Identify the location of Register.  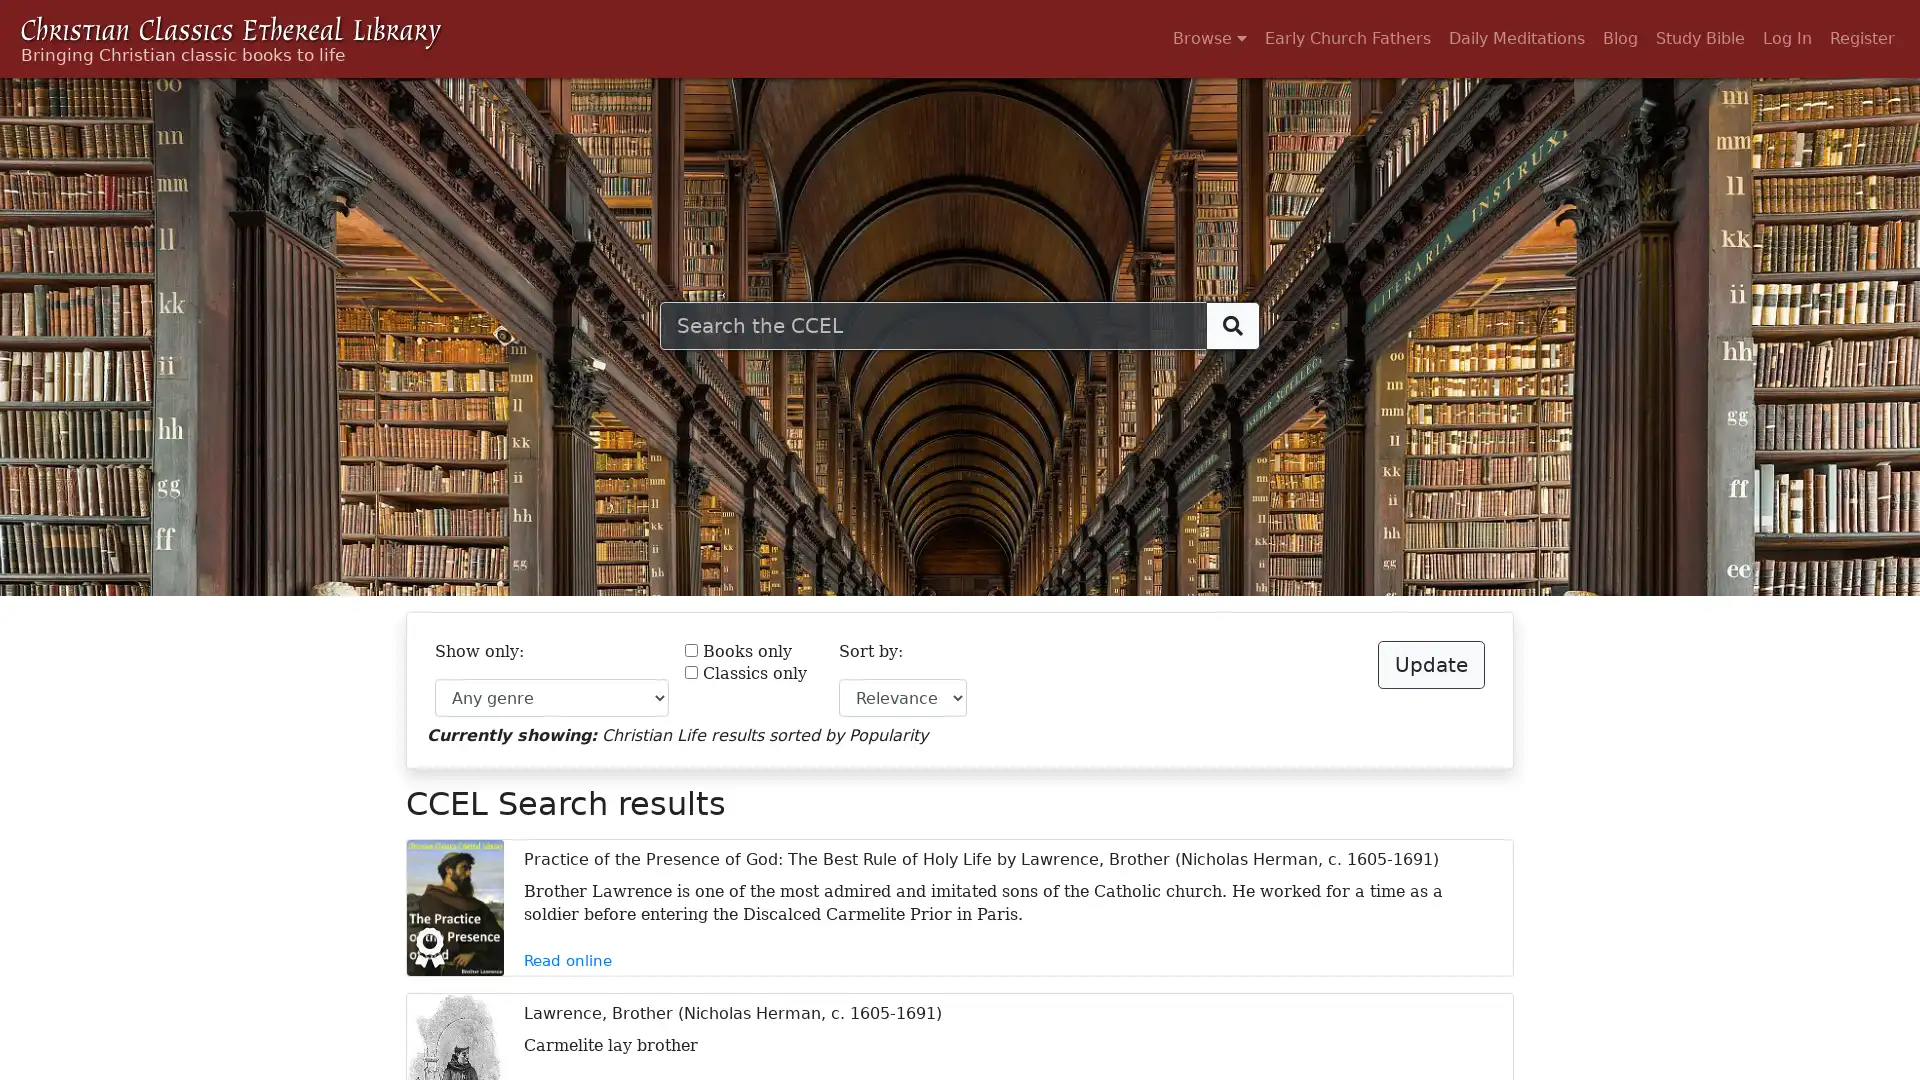
(1861, 38).